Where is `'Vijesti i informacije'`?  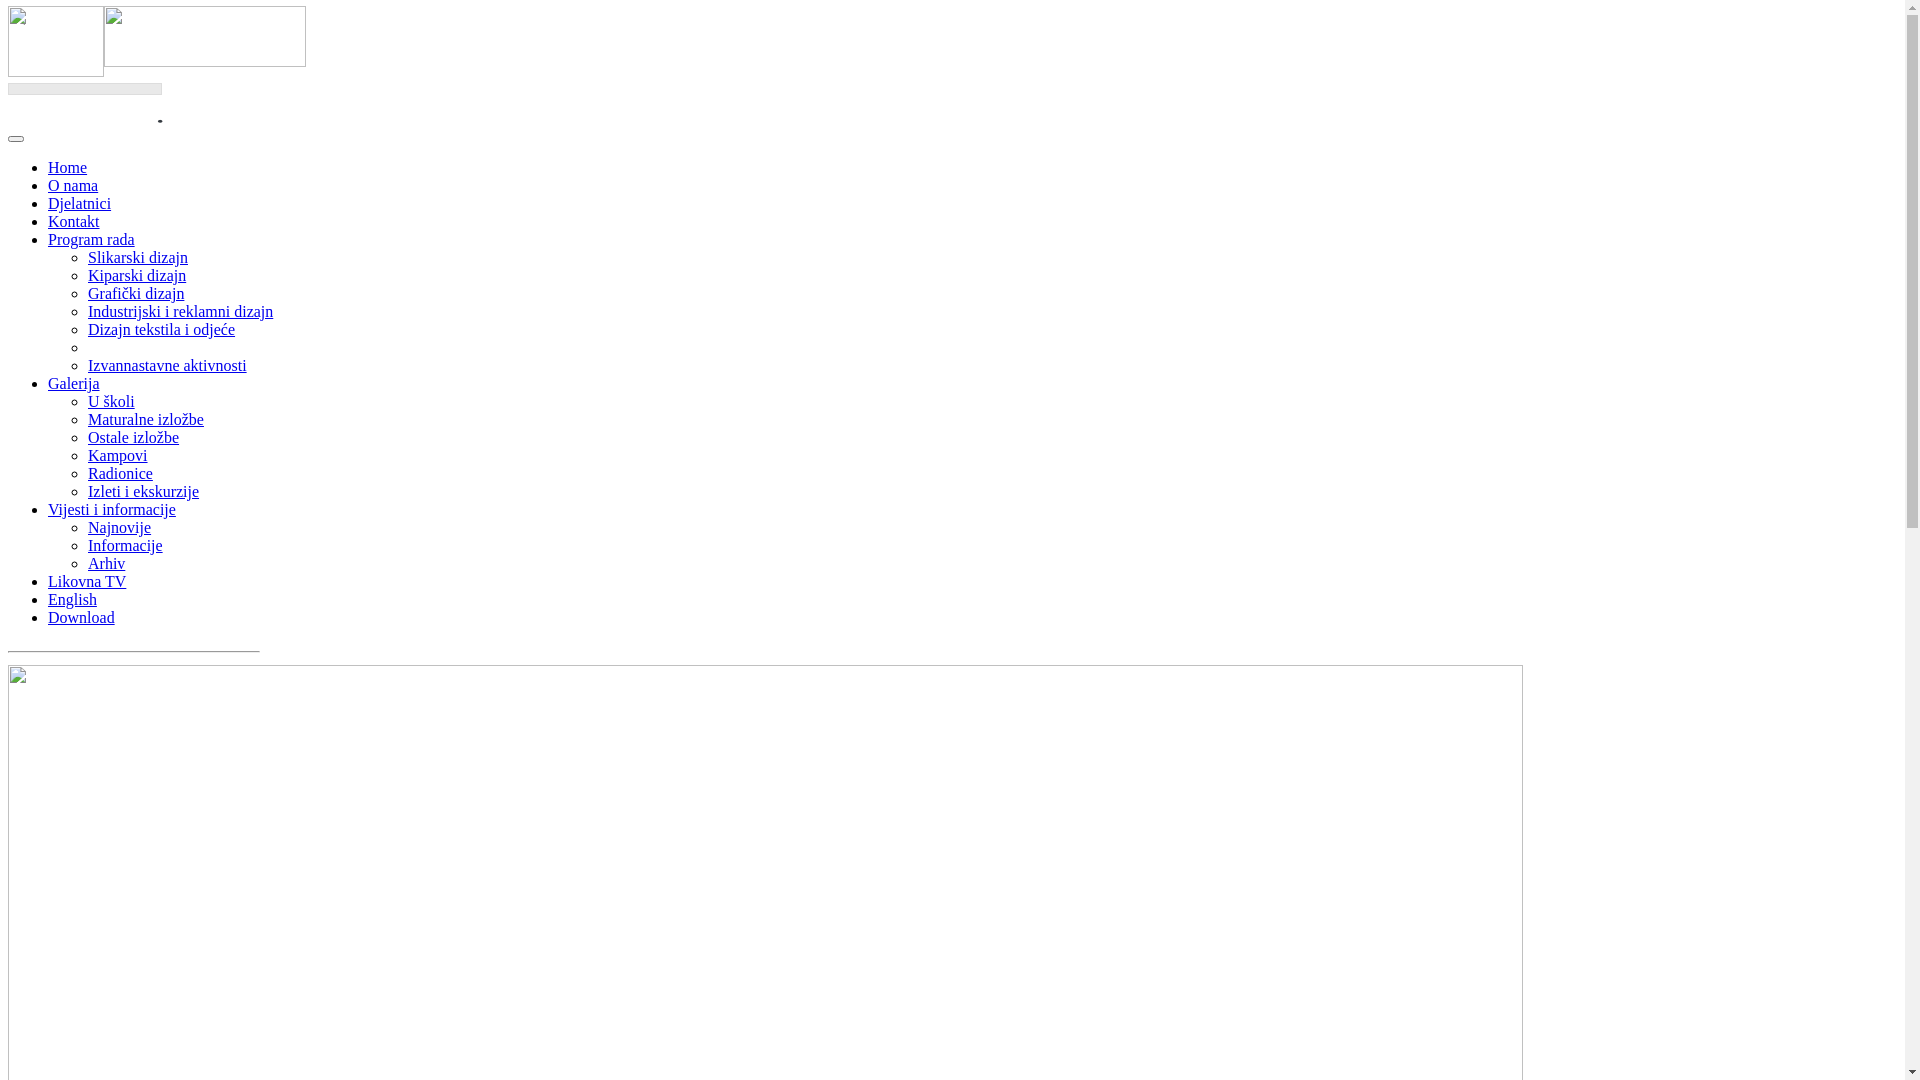 'Vijesti i informacije' is located at coordinates (48, 508).